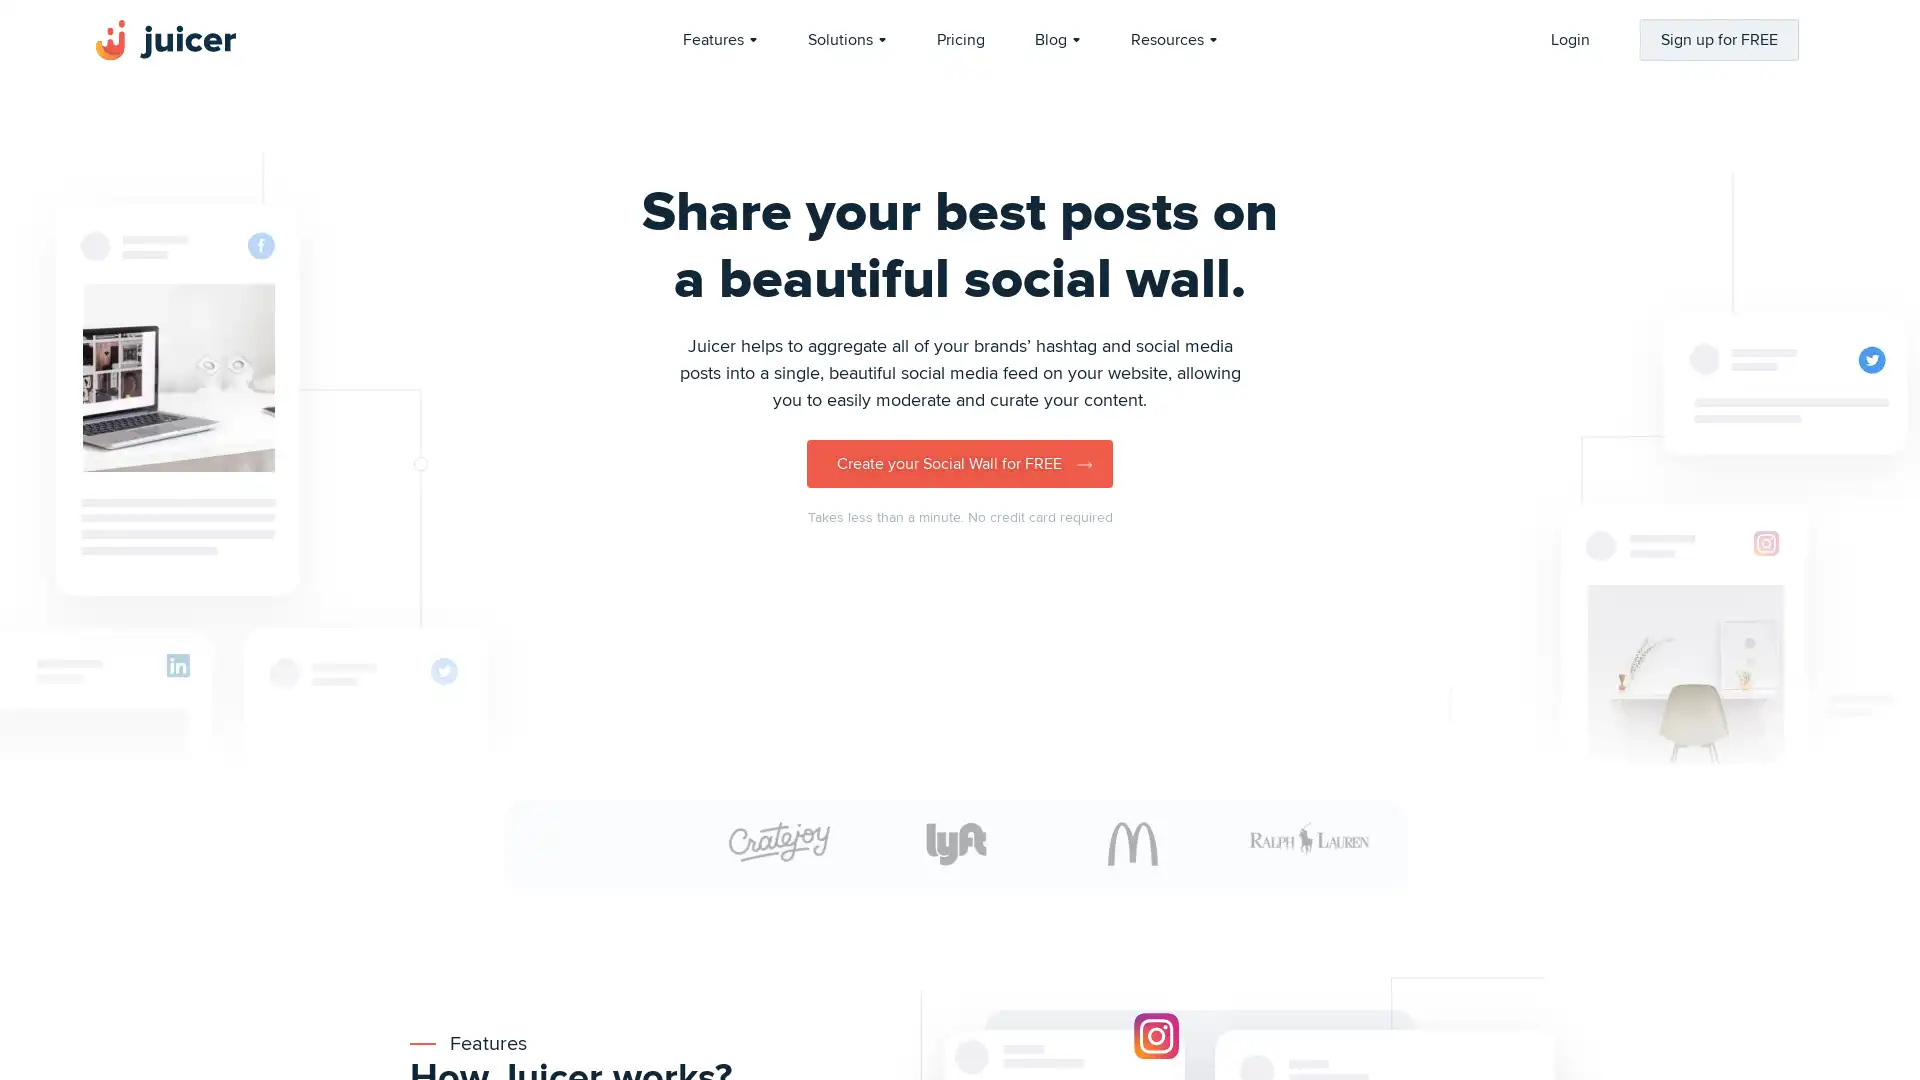 The height and width of the screenshot is (1080, 1920). Describe the element at coordinates (960, 463) in the screenshot. I see `Create your Social Wall for FREE` at that location.